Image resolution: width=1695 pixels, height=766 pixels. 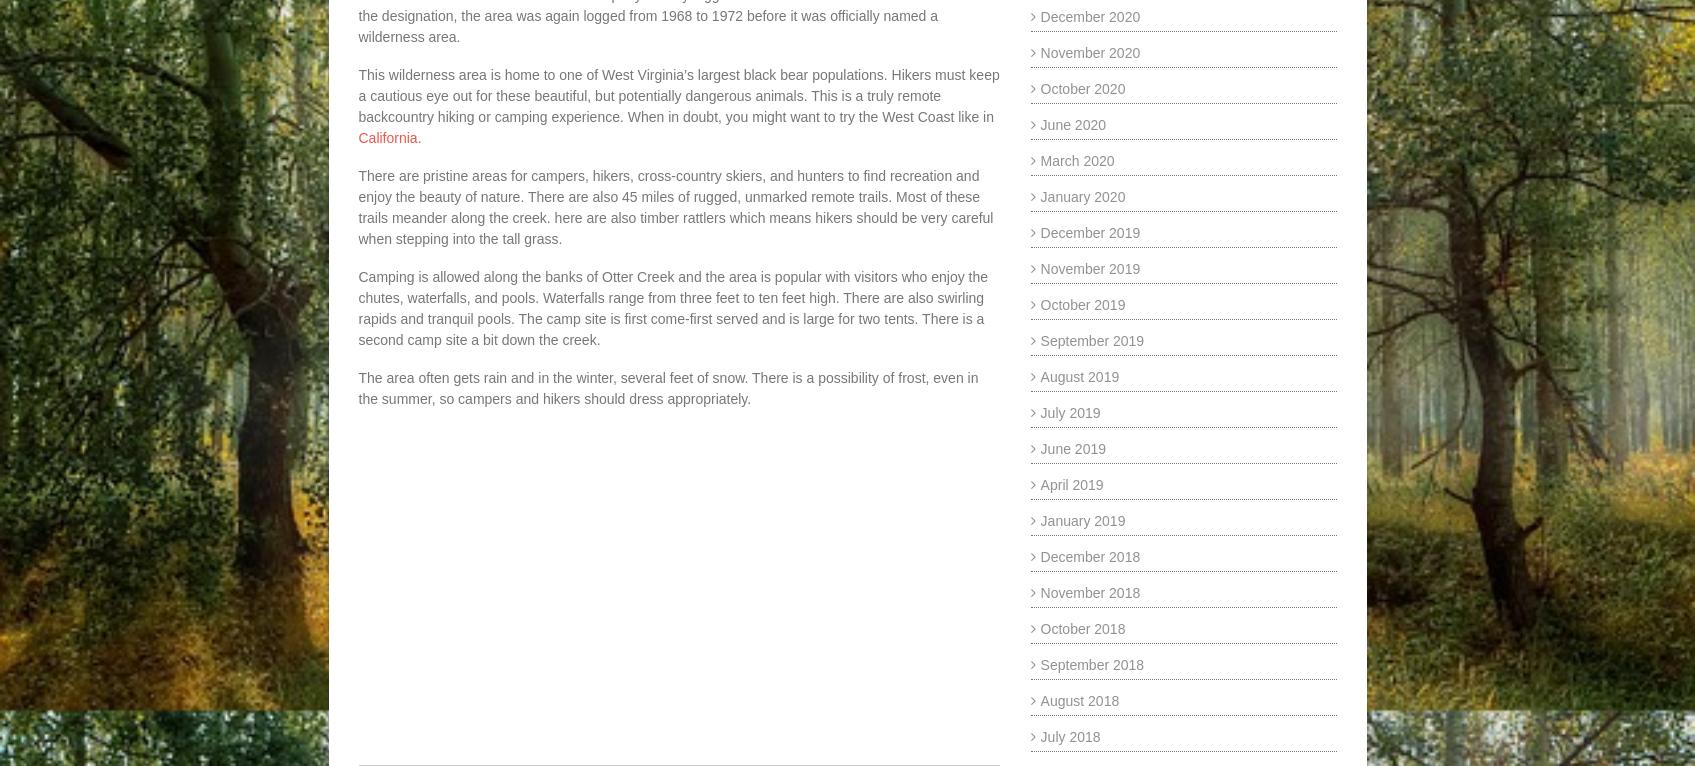 What do you see at coordinates (1039, 16) in the screenshot?
I see `'December 2020'` at bounding box center [1039, 16].